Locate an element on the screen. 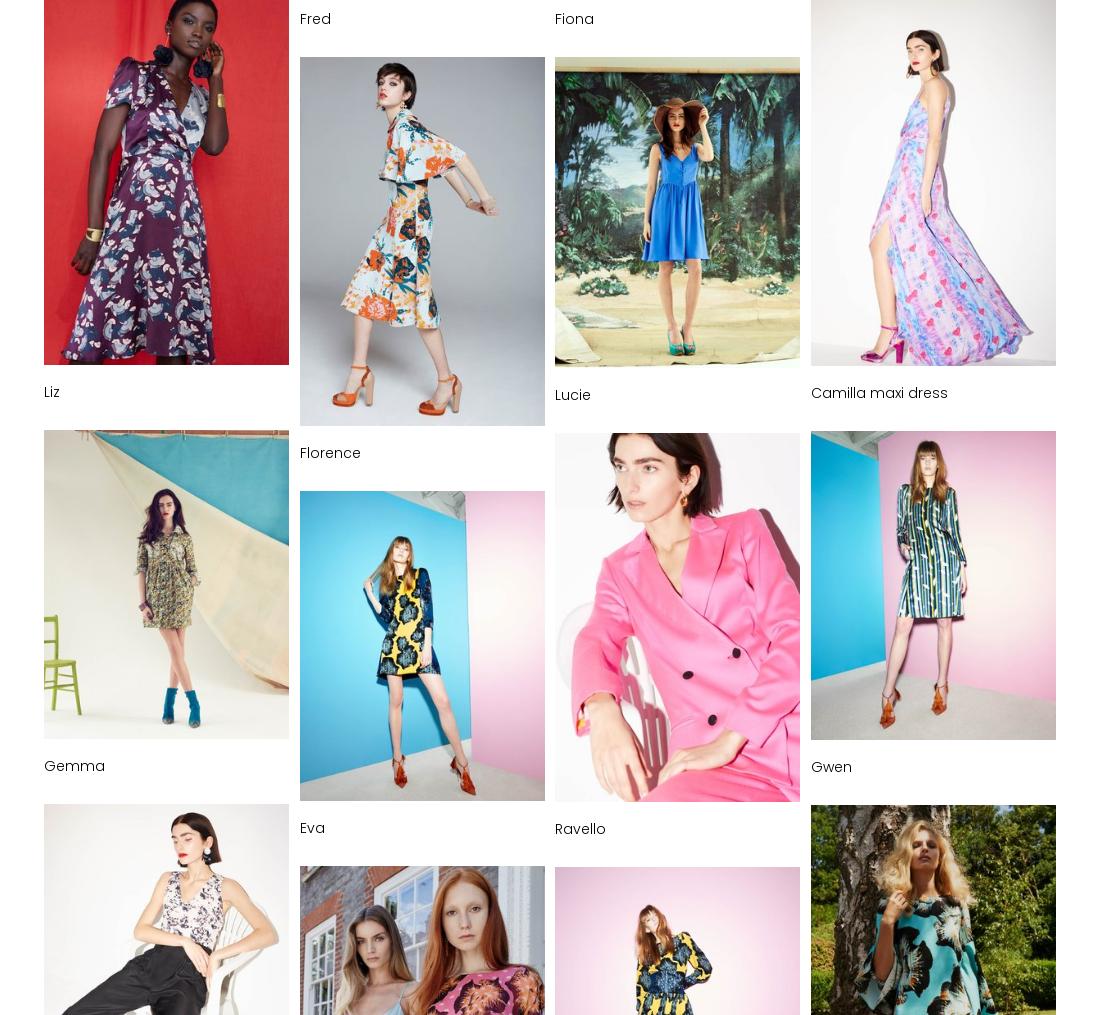 Image resolution: width=1100 pixels, height=1015 pixels. 'Fred' is located at coordinates (314, 17).